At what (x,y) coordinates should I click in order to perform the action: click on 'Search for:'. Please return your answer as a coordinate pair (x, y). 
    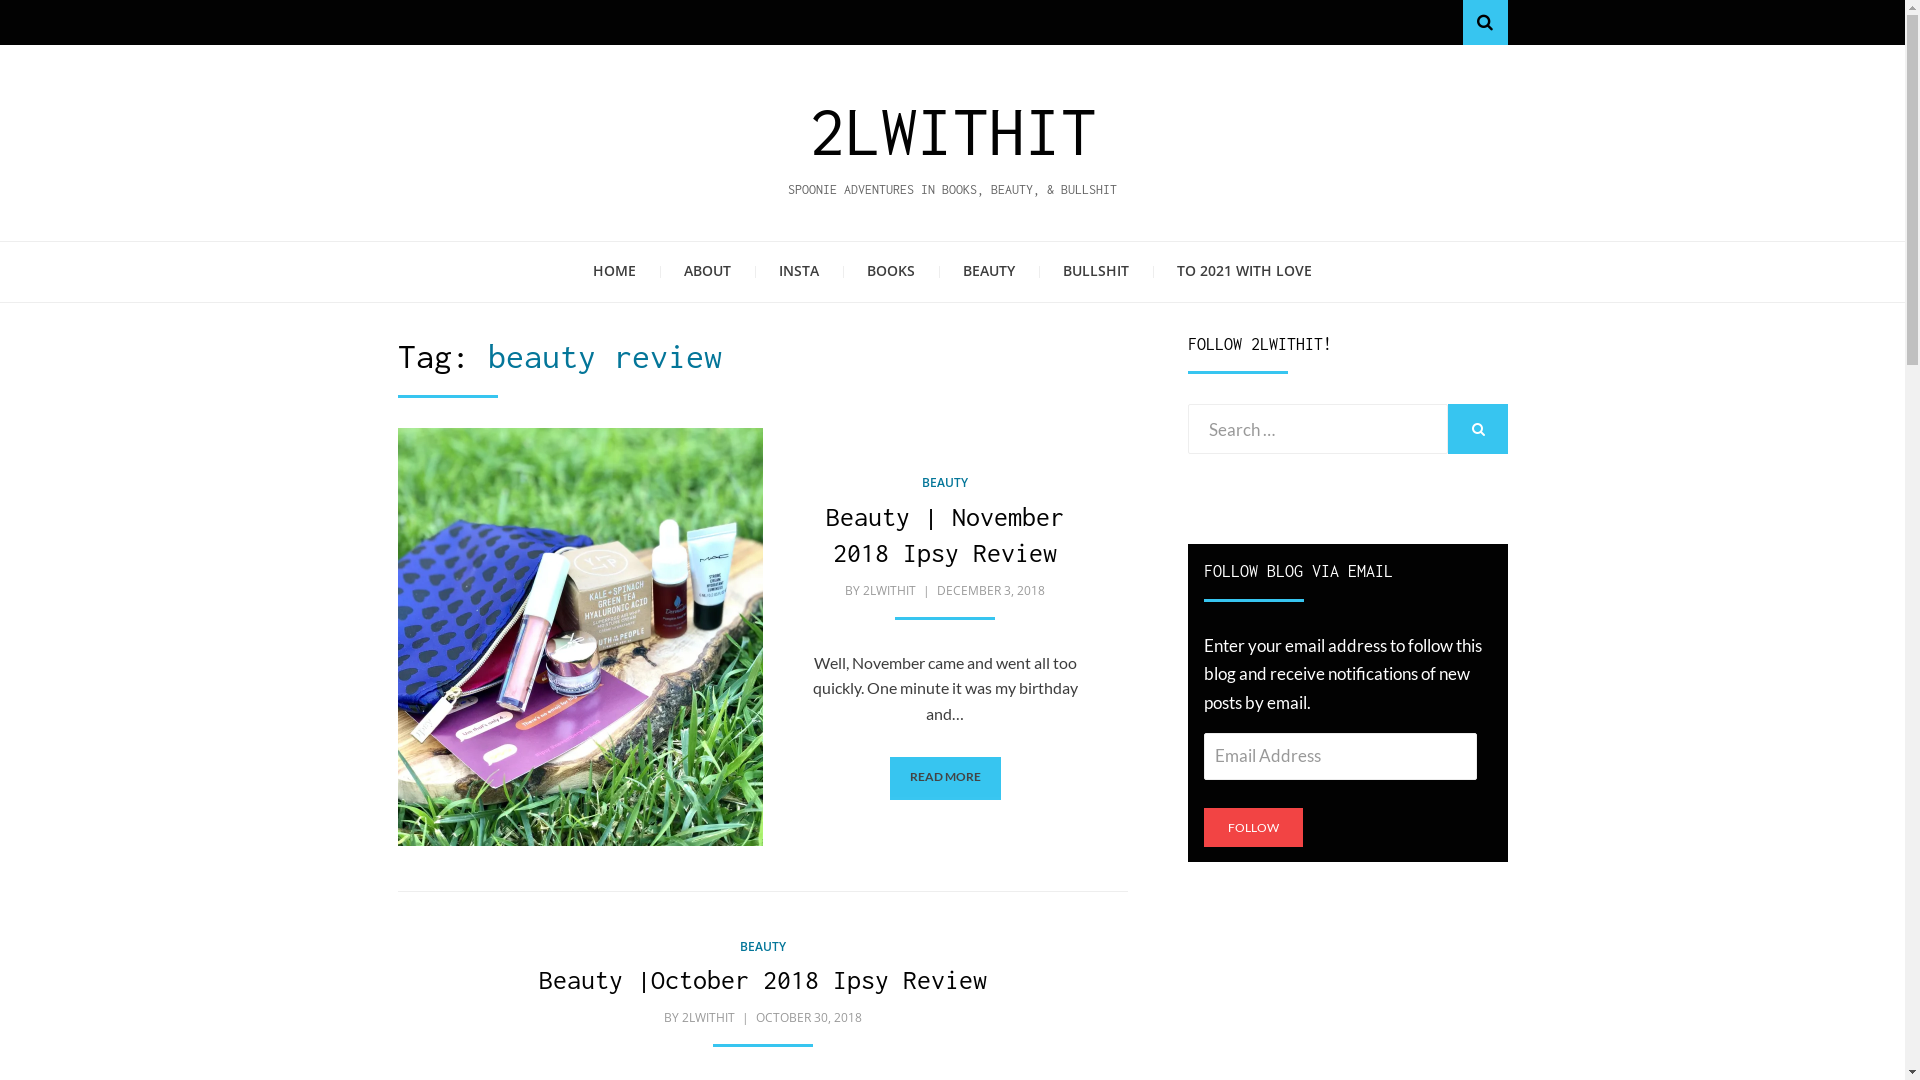
    Looking at the image, I should click on (1318, 427).